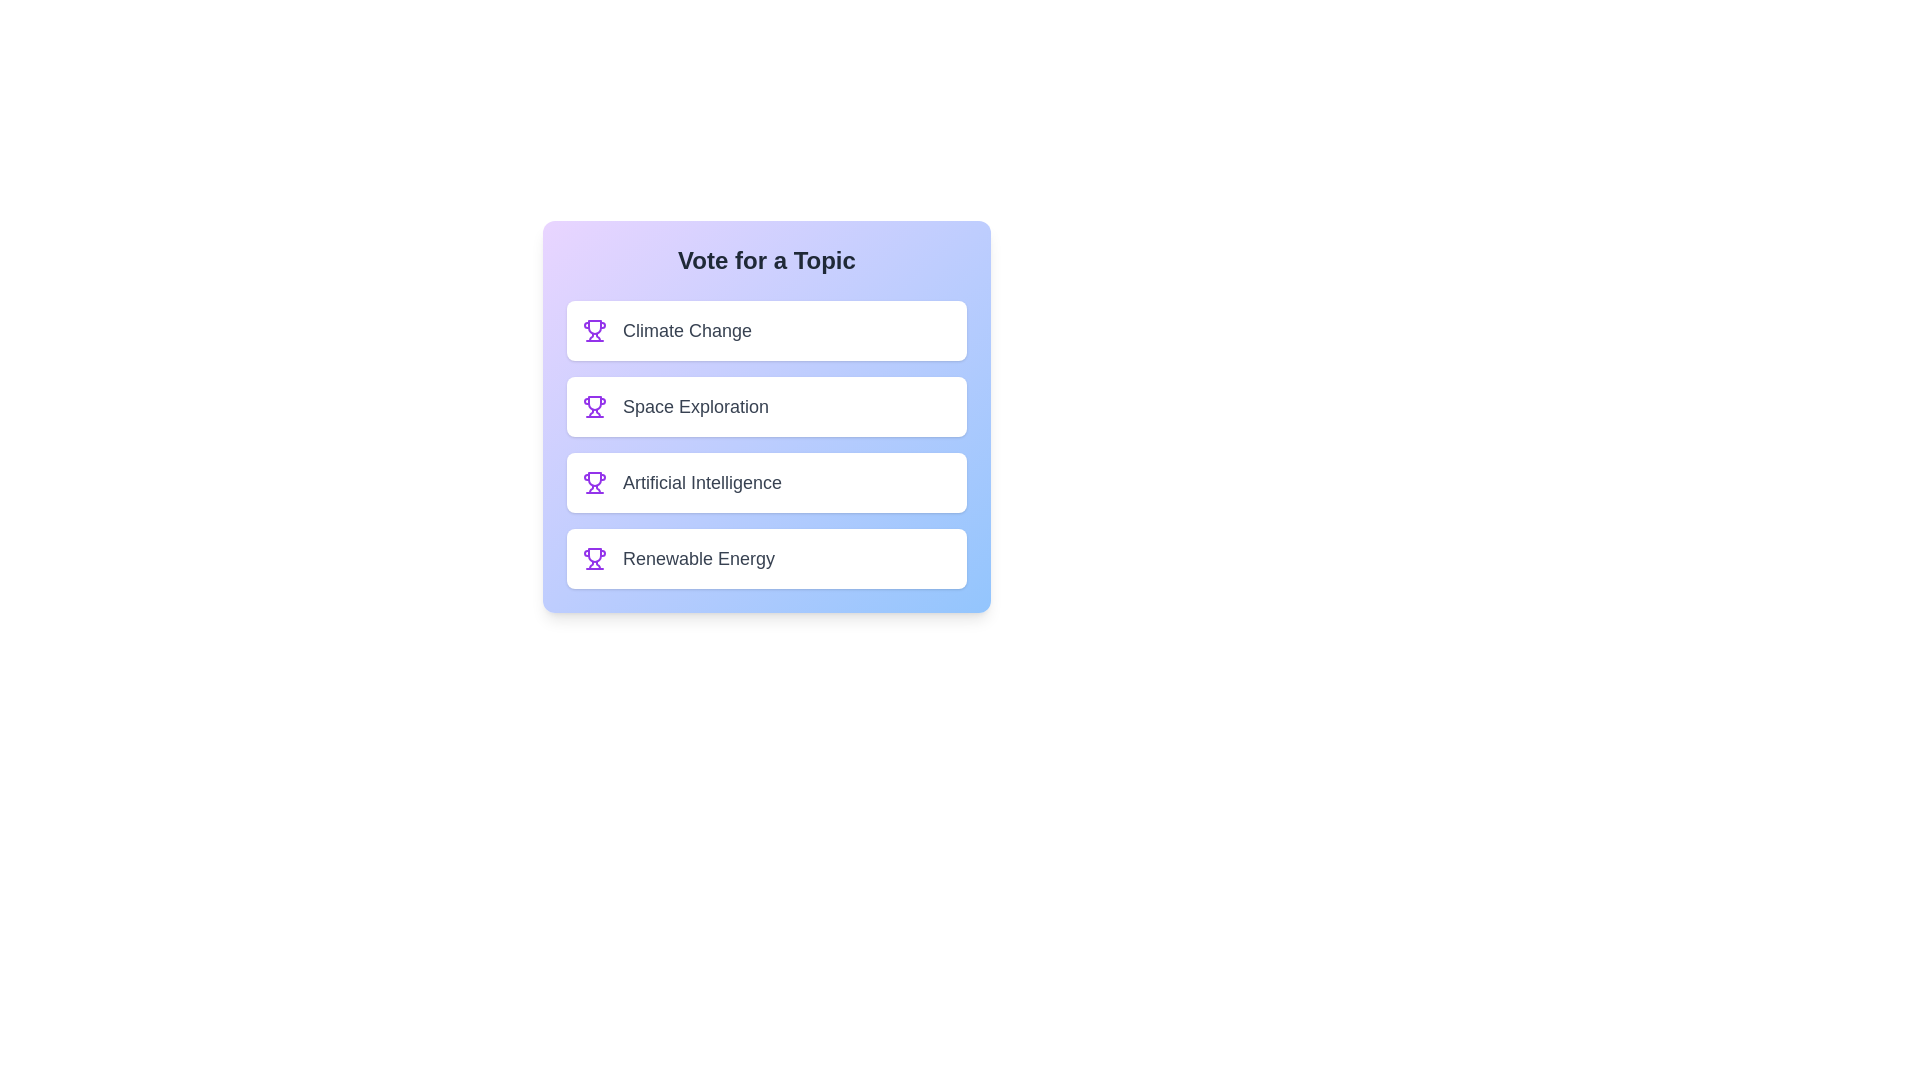  Describe the element at coordinates (594, 406) in the screenshot. I see `the trophy icon with a metallic appearance styled in purple, located to the left of the text 'Space Exploration' inside the second card in a vertical list` at that location.